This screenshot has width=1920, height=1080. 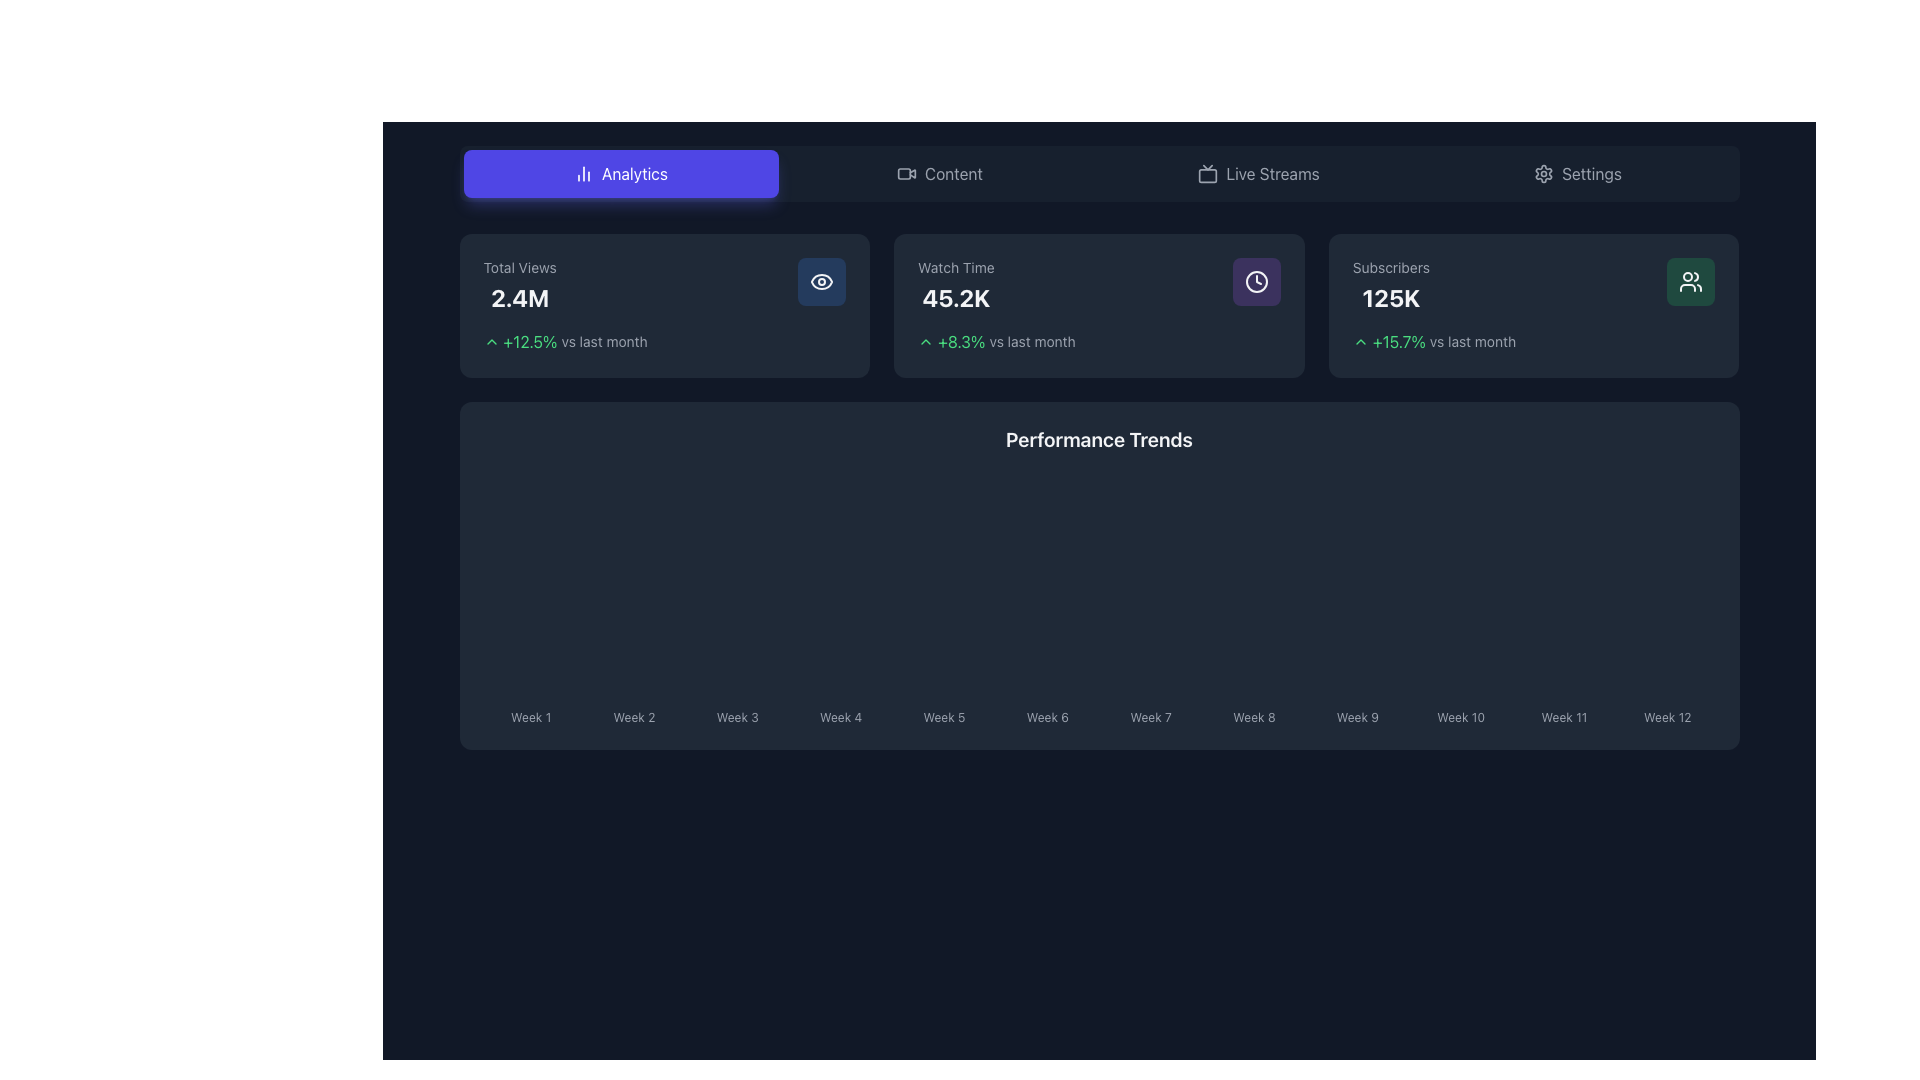 I want to click on the gear-shaped settings icon located, so click(x=1543, y=172).